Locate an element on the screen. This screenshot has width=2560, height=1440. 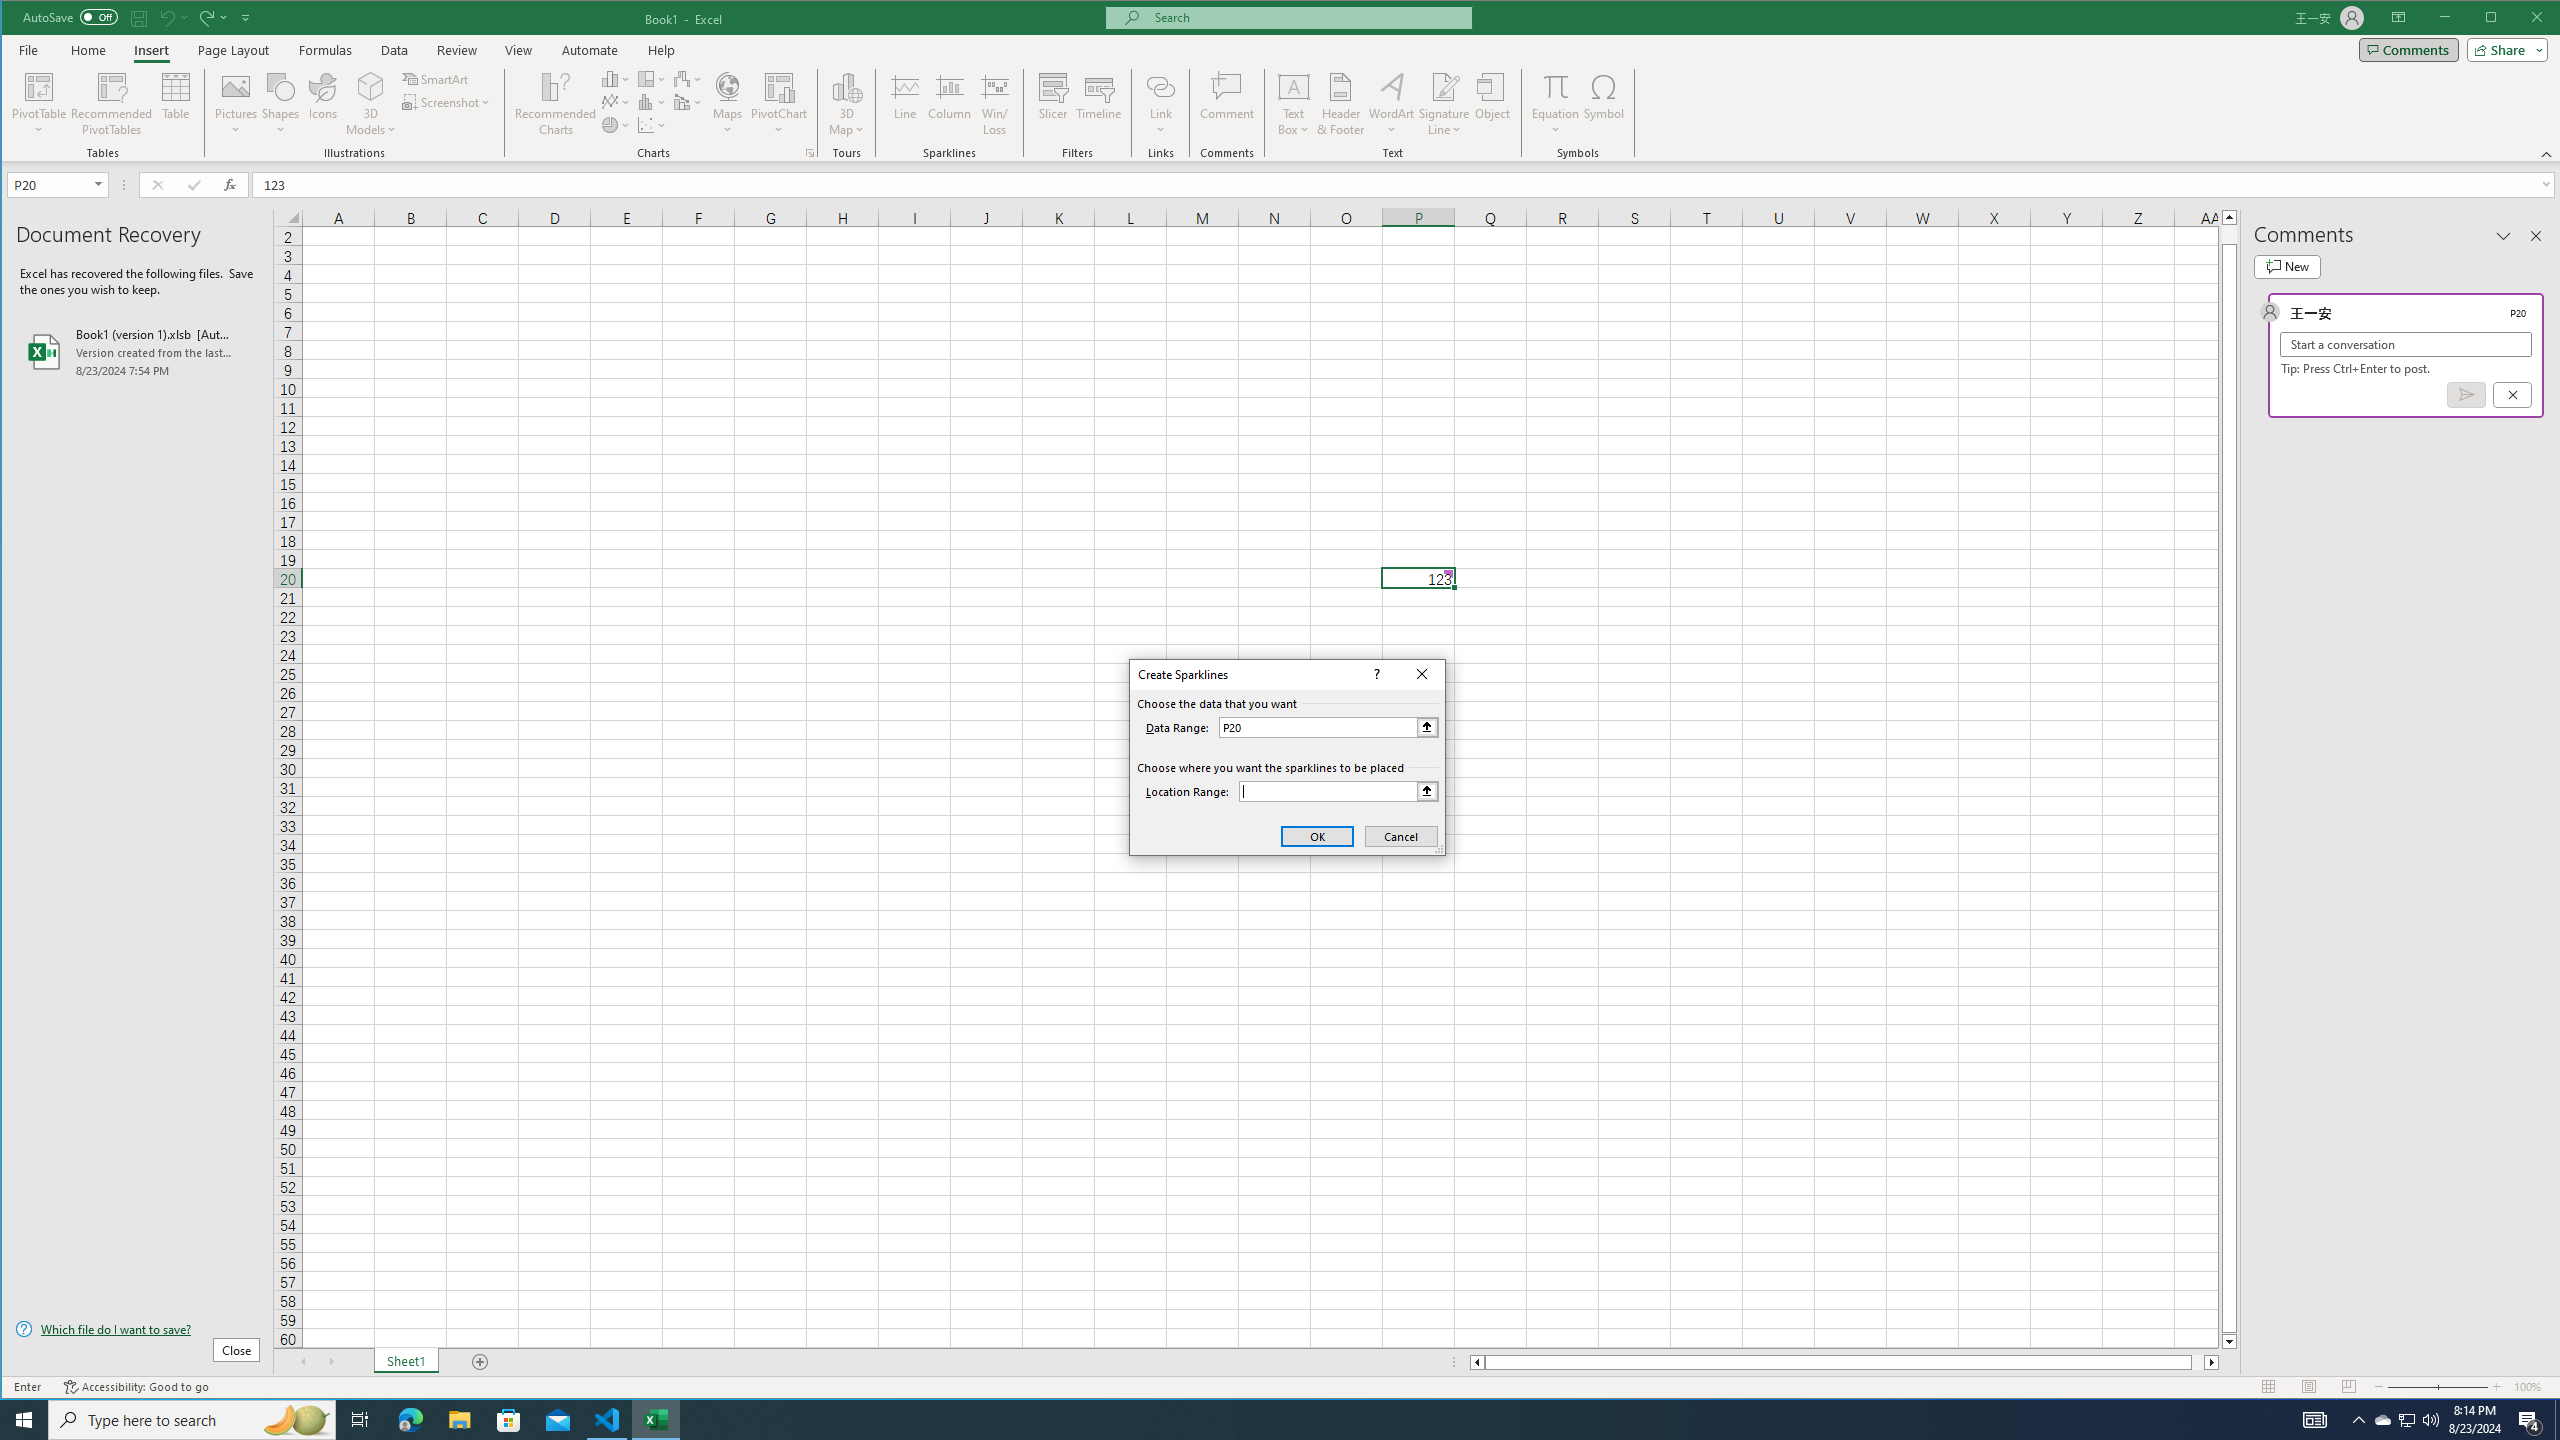
'Show desktop' is located at coordinates (2556, 1418).